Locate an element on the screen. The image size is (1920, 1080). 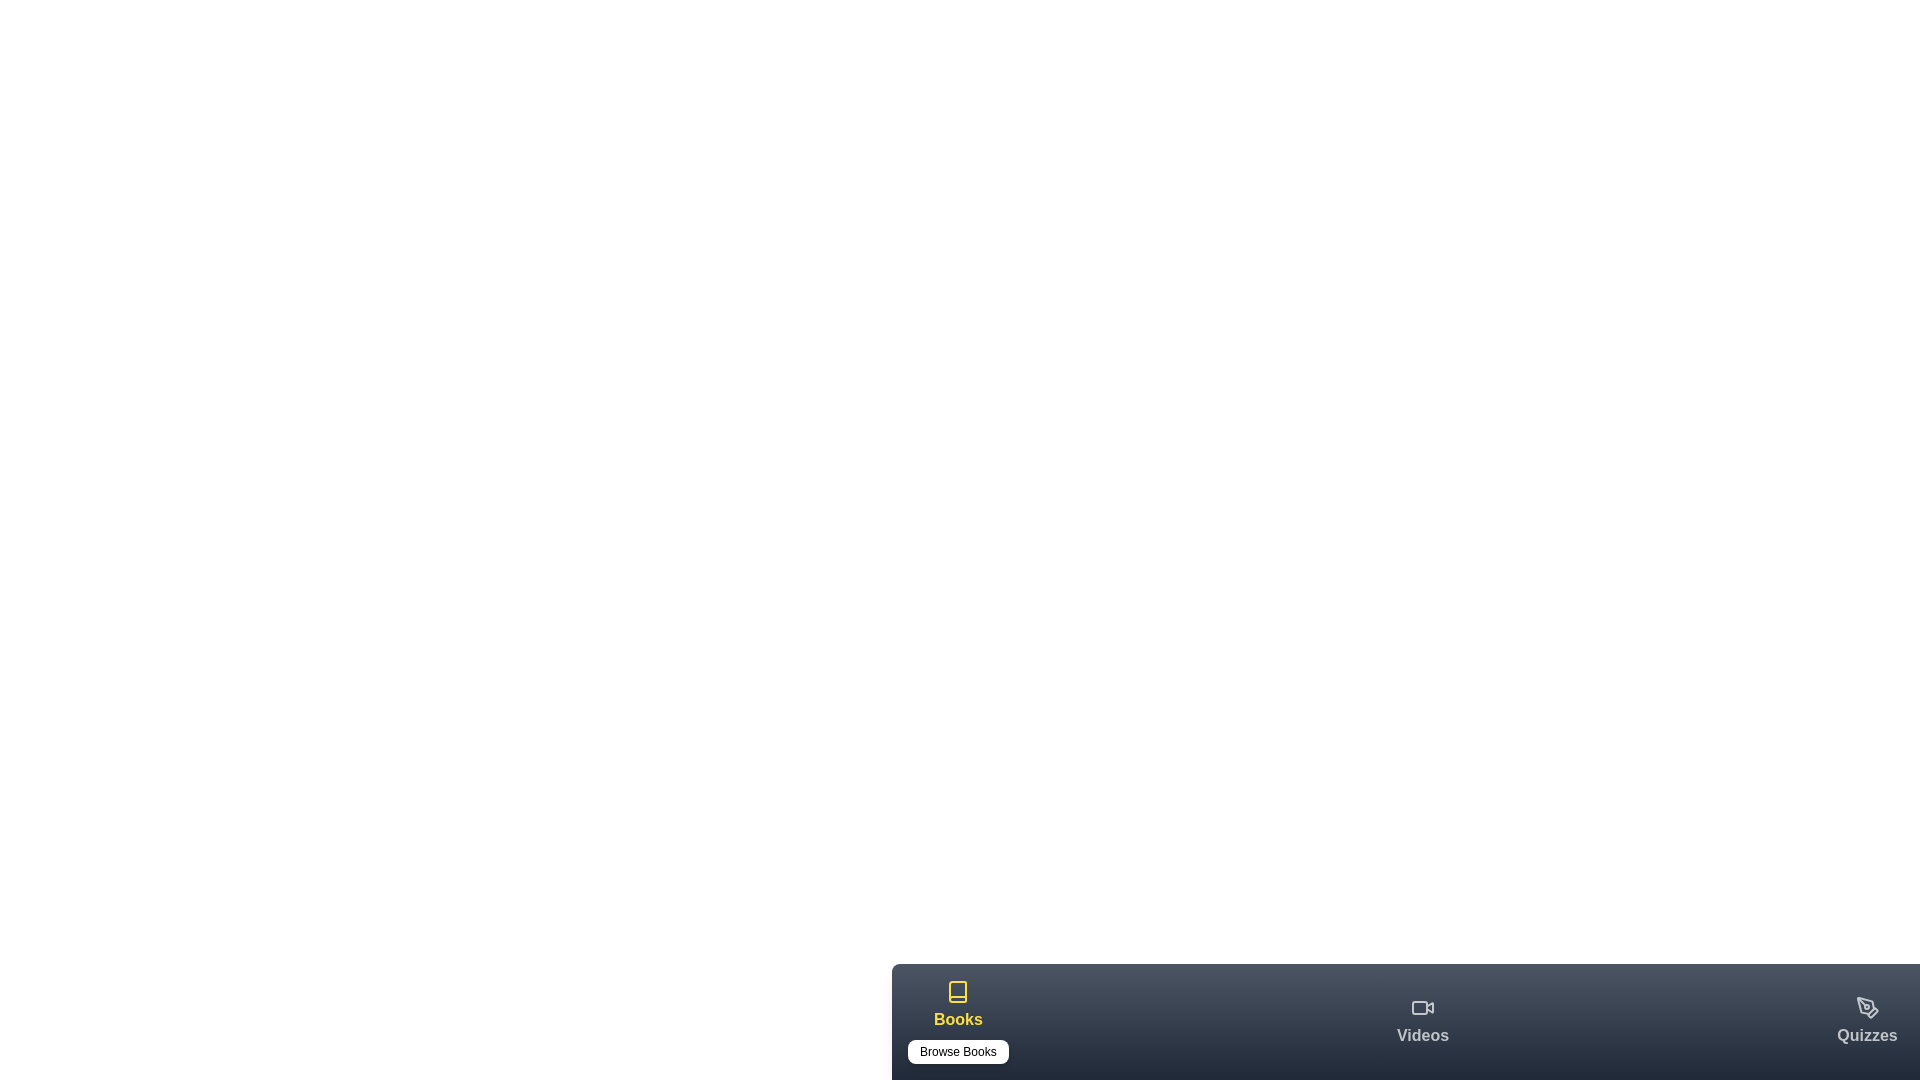
the Videos tab in the bottom navigation is located at coordinates (1421, 1022).